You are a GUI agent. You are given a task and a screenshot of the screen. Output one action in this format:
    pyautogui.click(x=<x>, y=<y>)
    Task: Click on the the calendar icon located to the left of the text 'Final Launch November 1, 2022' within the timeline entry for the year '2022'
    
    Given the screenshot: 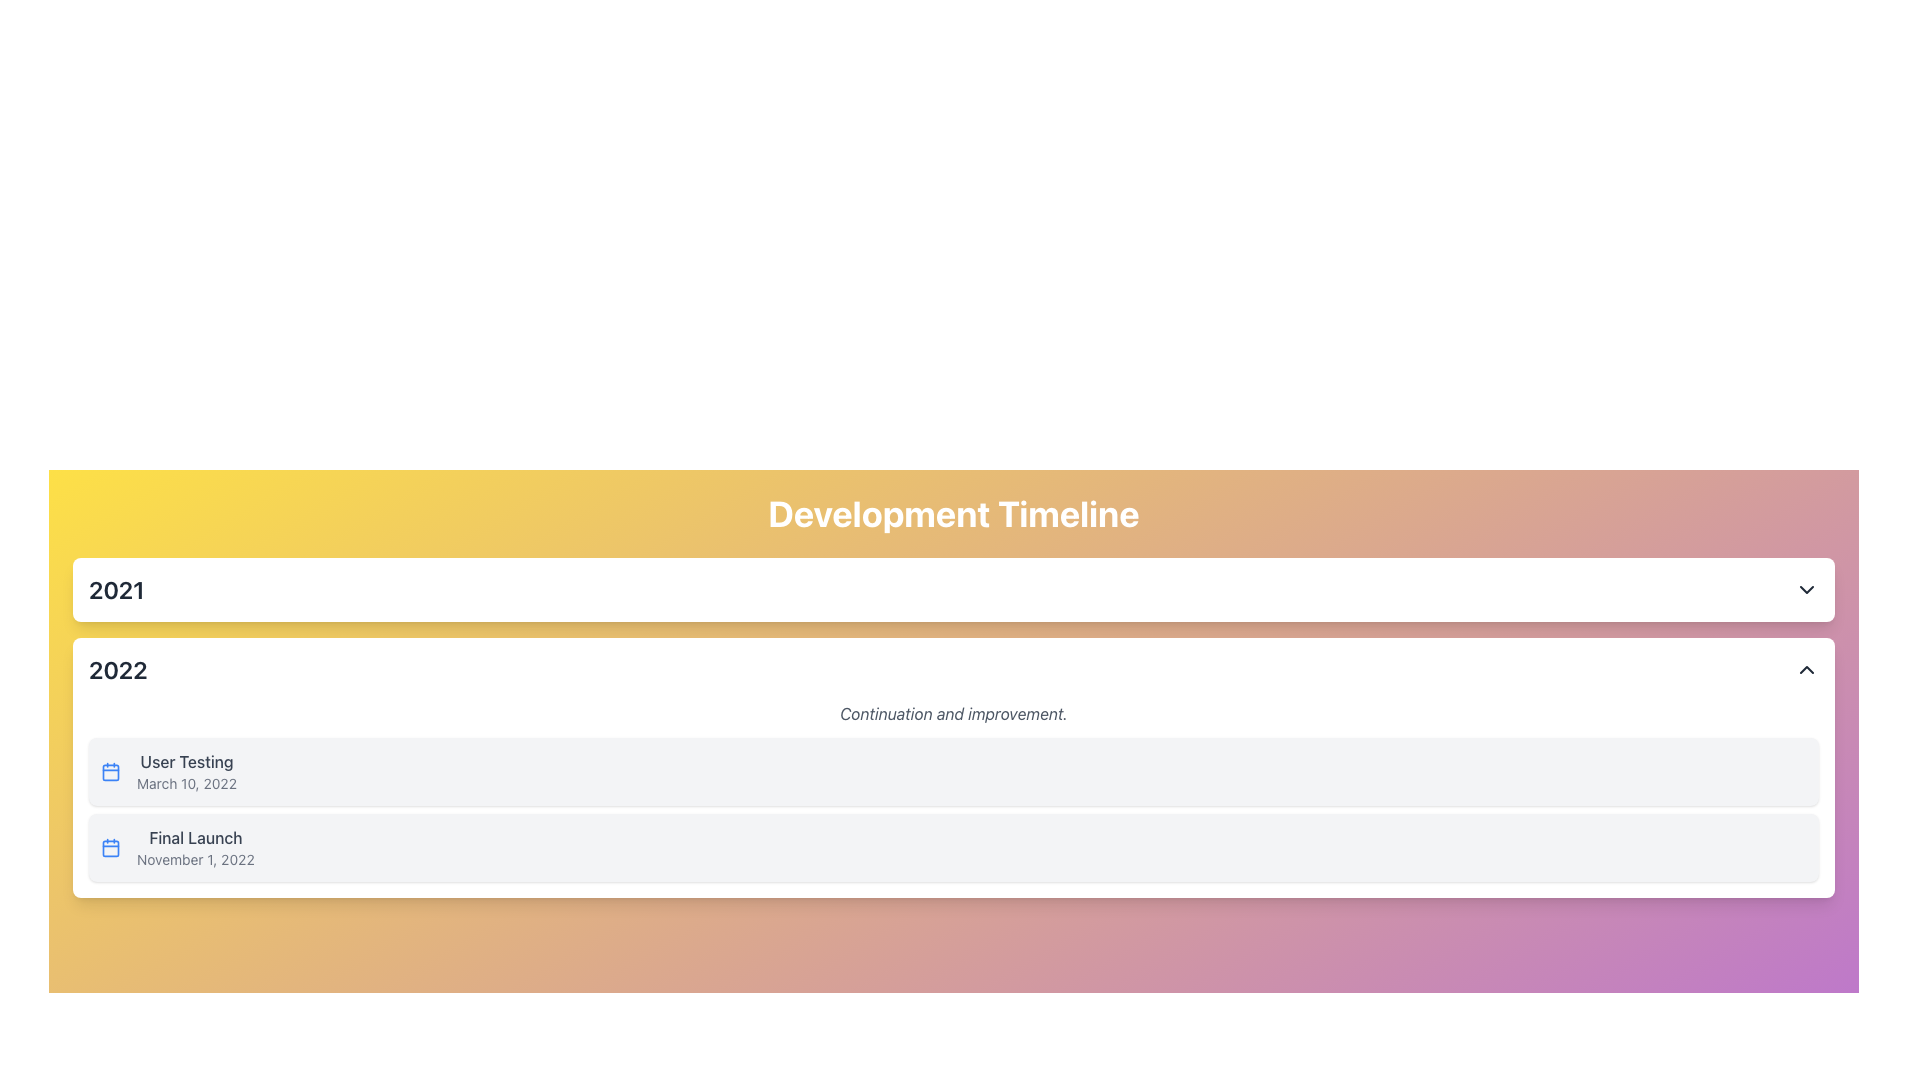 What is the action you would take?
    pyautogui.click(x=109, y=848)
    